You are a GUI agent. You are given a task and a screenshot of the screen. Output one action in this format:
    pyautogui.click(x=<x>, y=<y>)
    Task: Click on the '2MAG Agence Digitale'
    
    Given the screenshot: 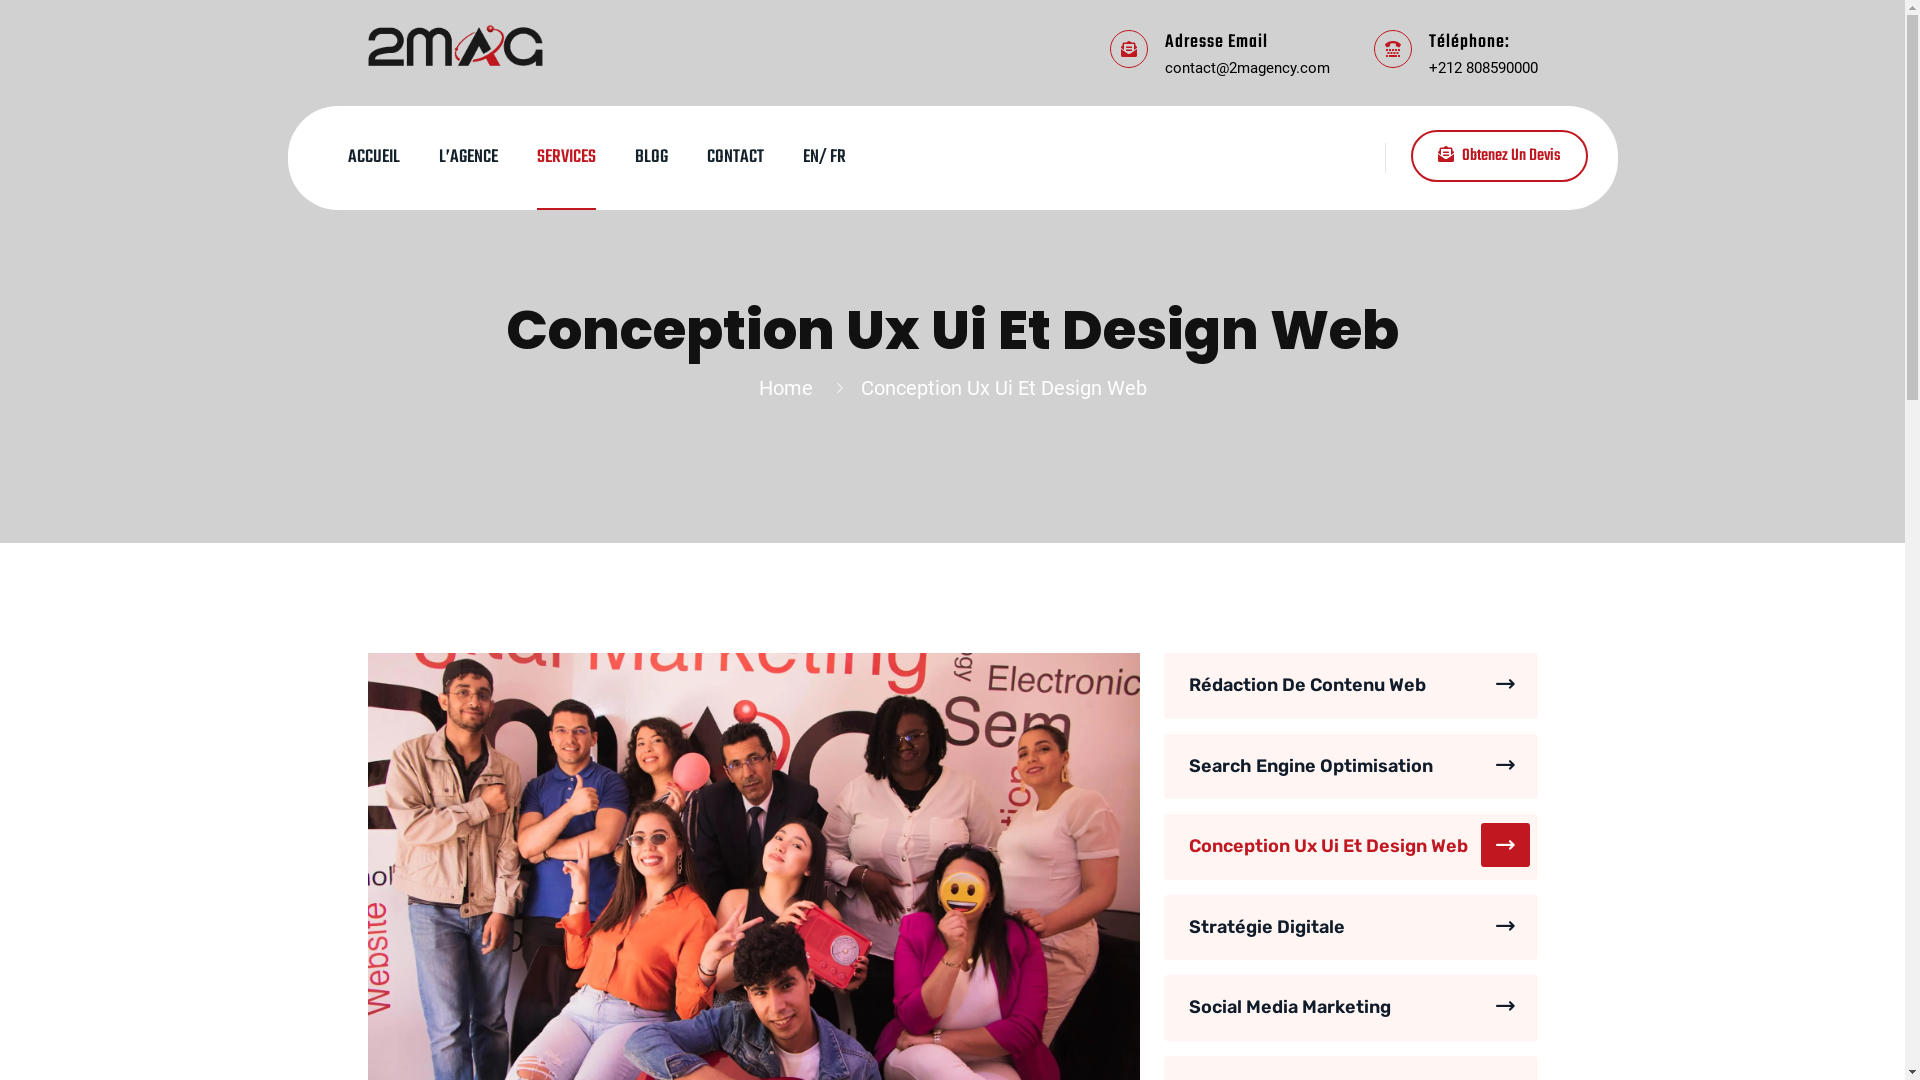 What is the action you would take?
    pyautogui.click(x=454, y=43)
    